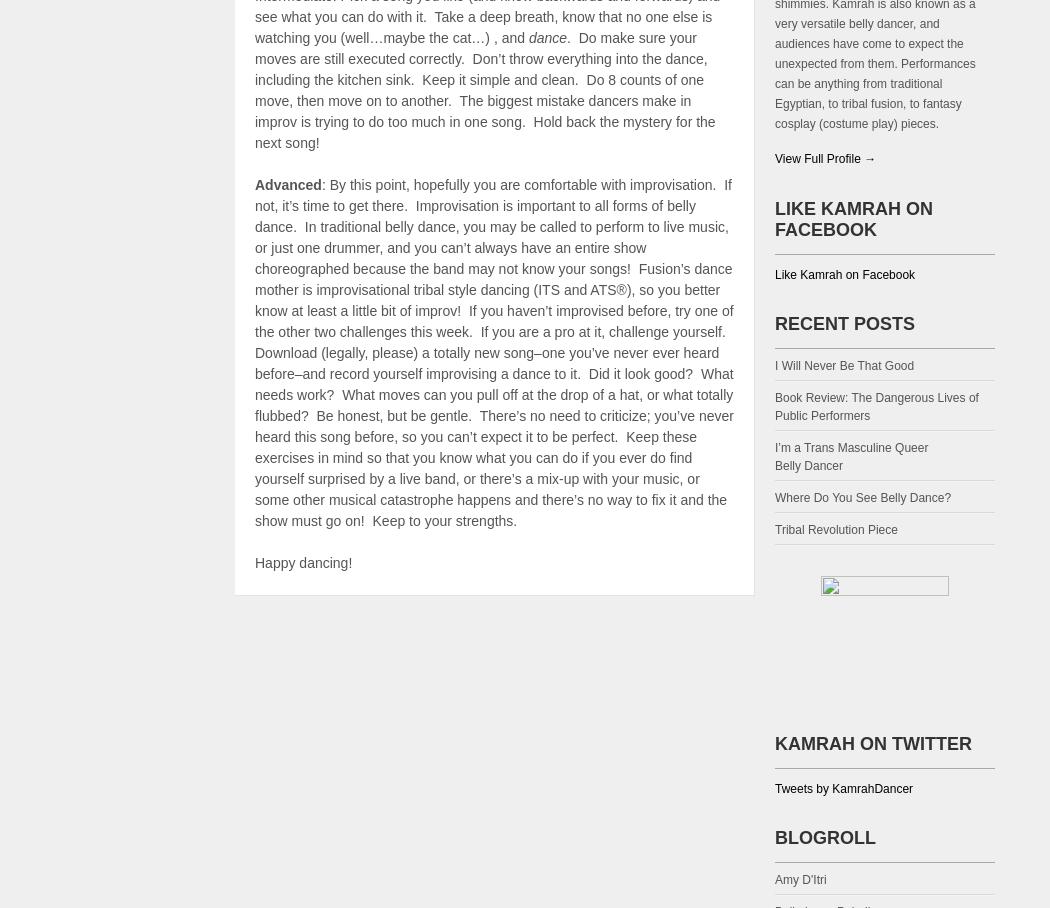 This screenshot has width=1050, height=908. What do you see at coordinates (825, 156) in the screenshot?
I see `'View Full Profile →'` at bounding box center [825, 156].